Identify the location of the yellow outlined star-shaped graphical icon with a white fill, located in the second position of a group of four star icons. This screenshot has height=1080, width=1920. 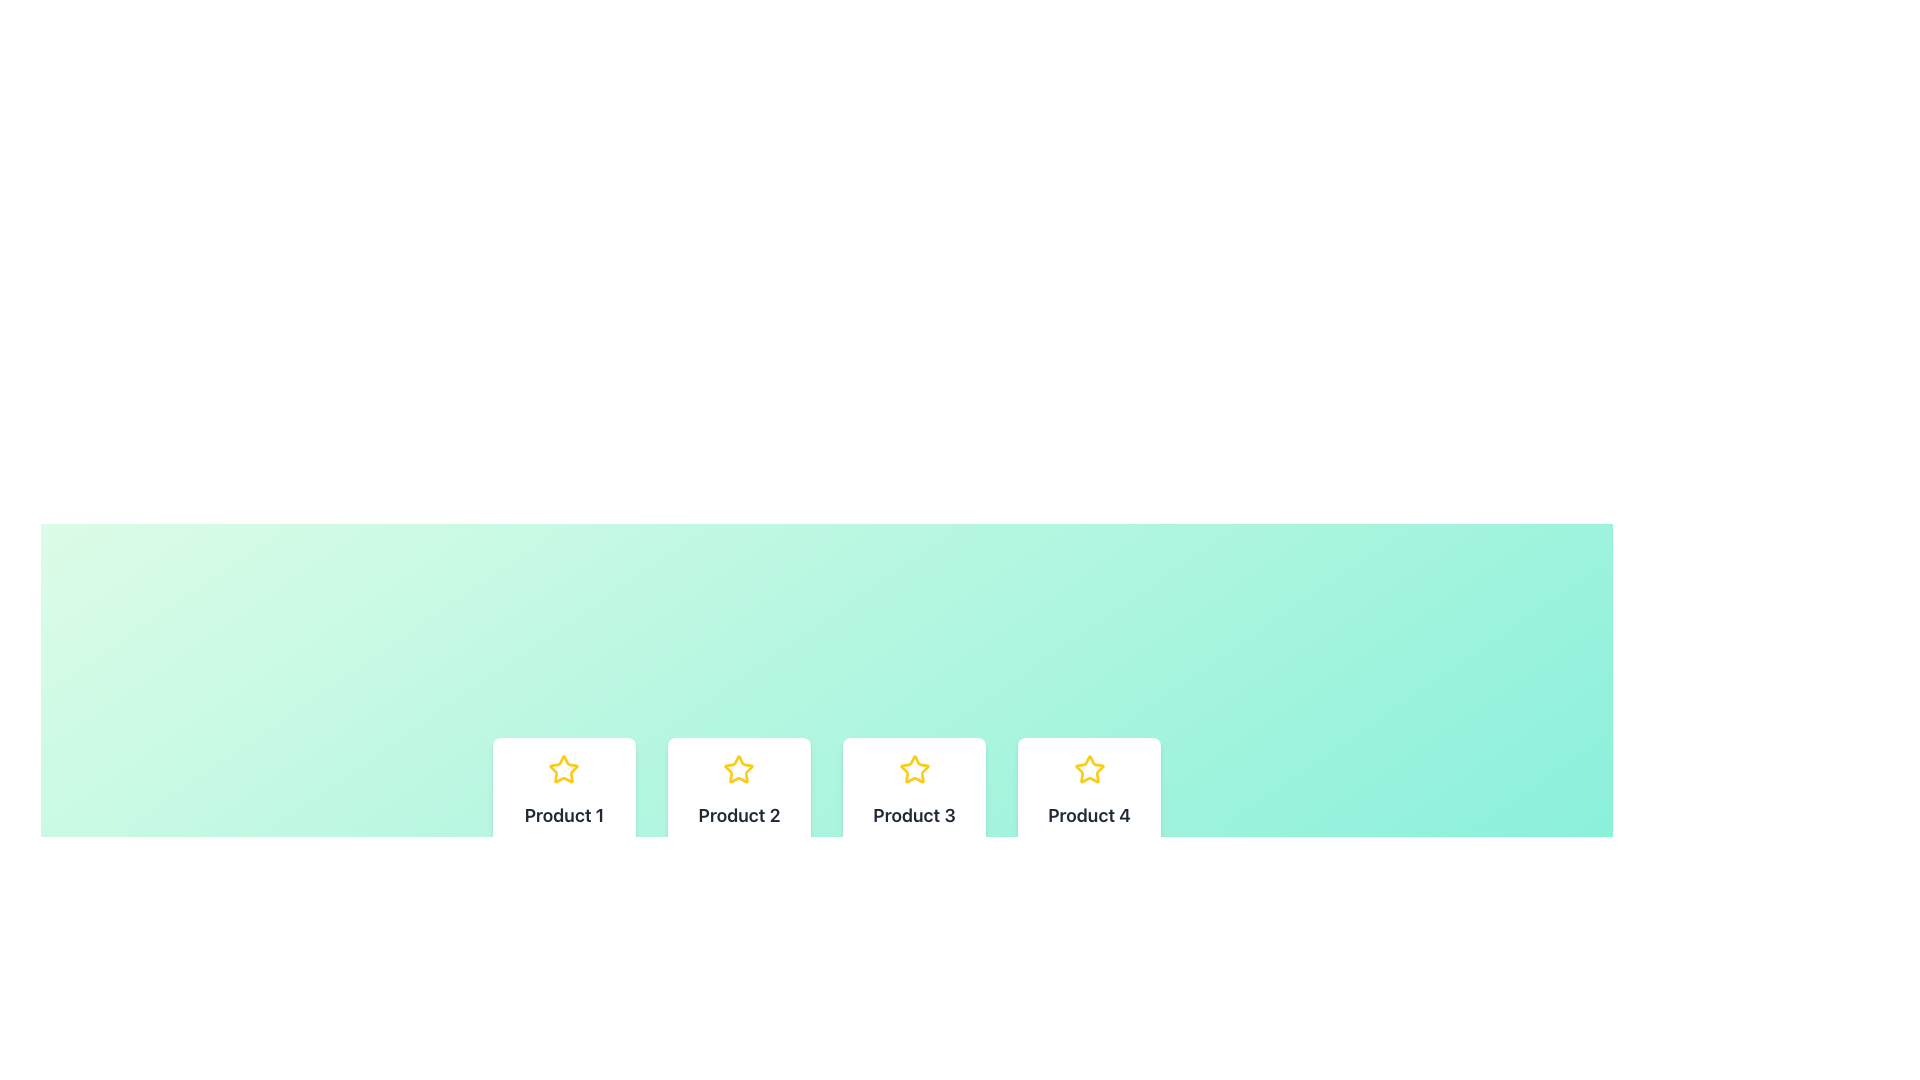
(738, 768).